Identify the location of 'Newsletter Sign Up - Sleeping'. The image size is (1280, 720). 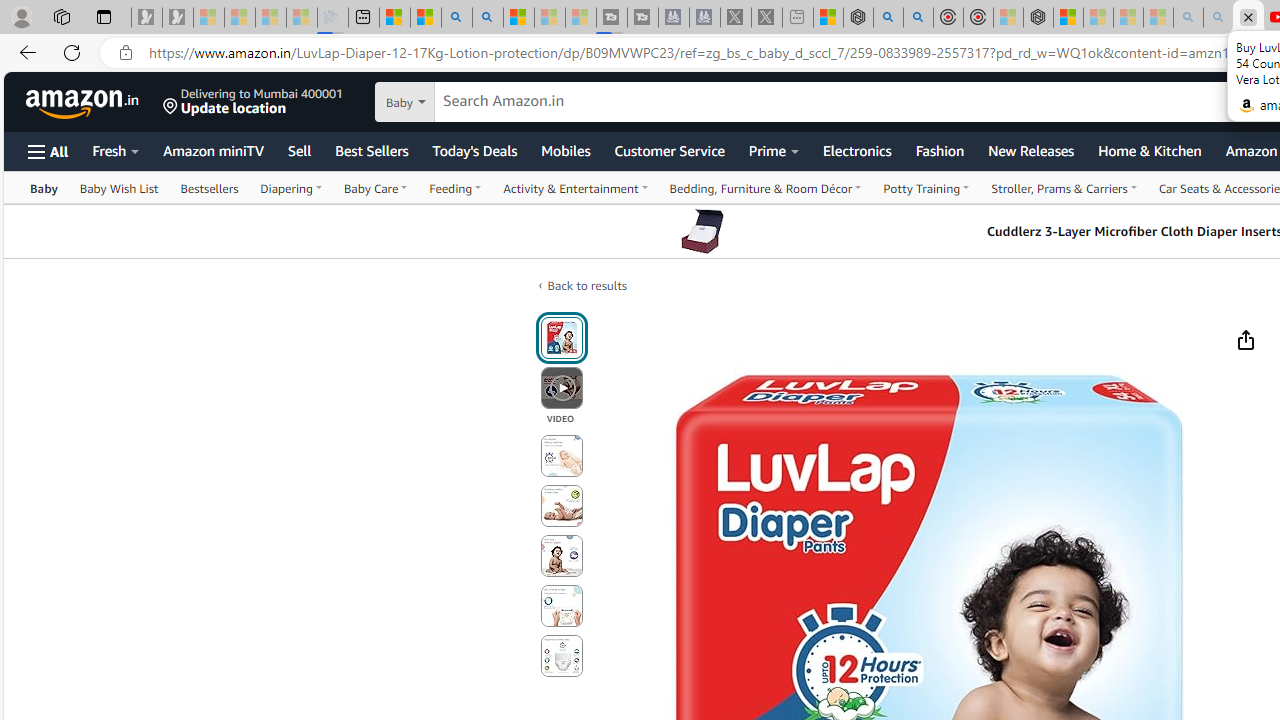
(177, 17).